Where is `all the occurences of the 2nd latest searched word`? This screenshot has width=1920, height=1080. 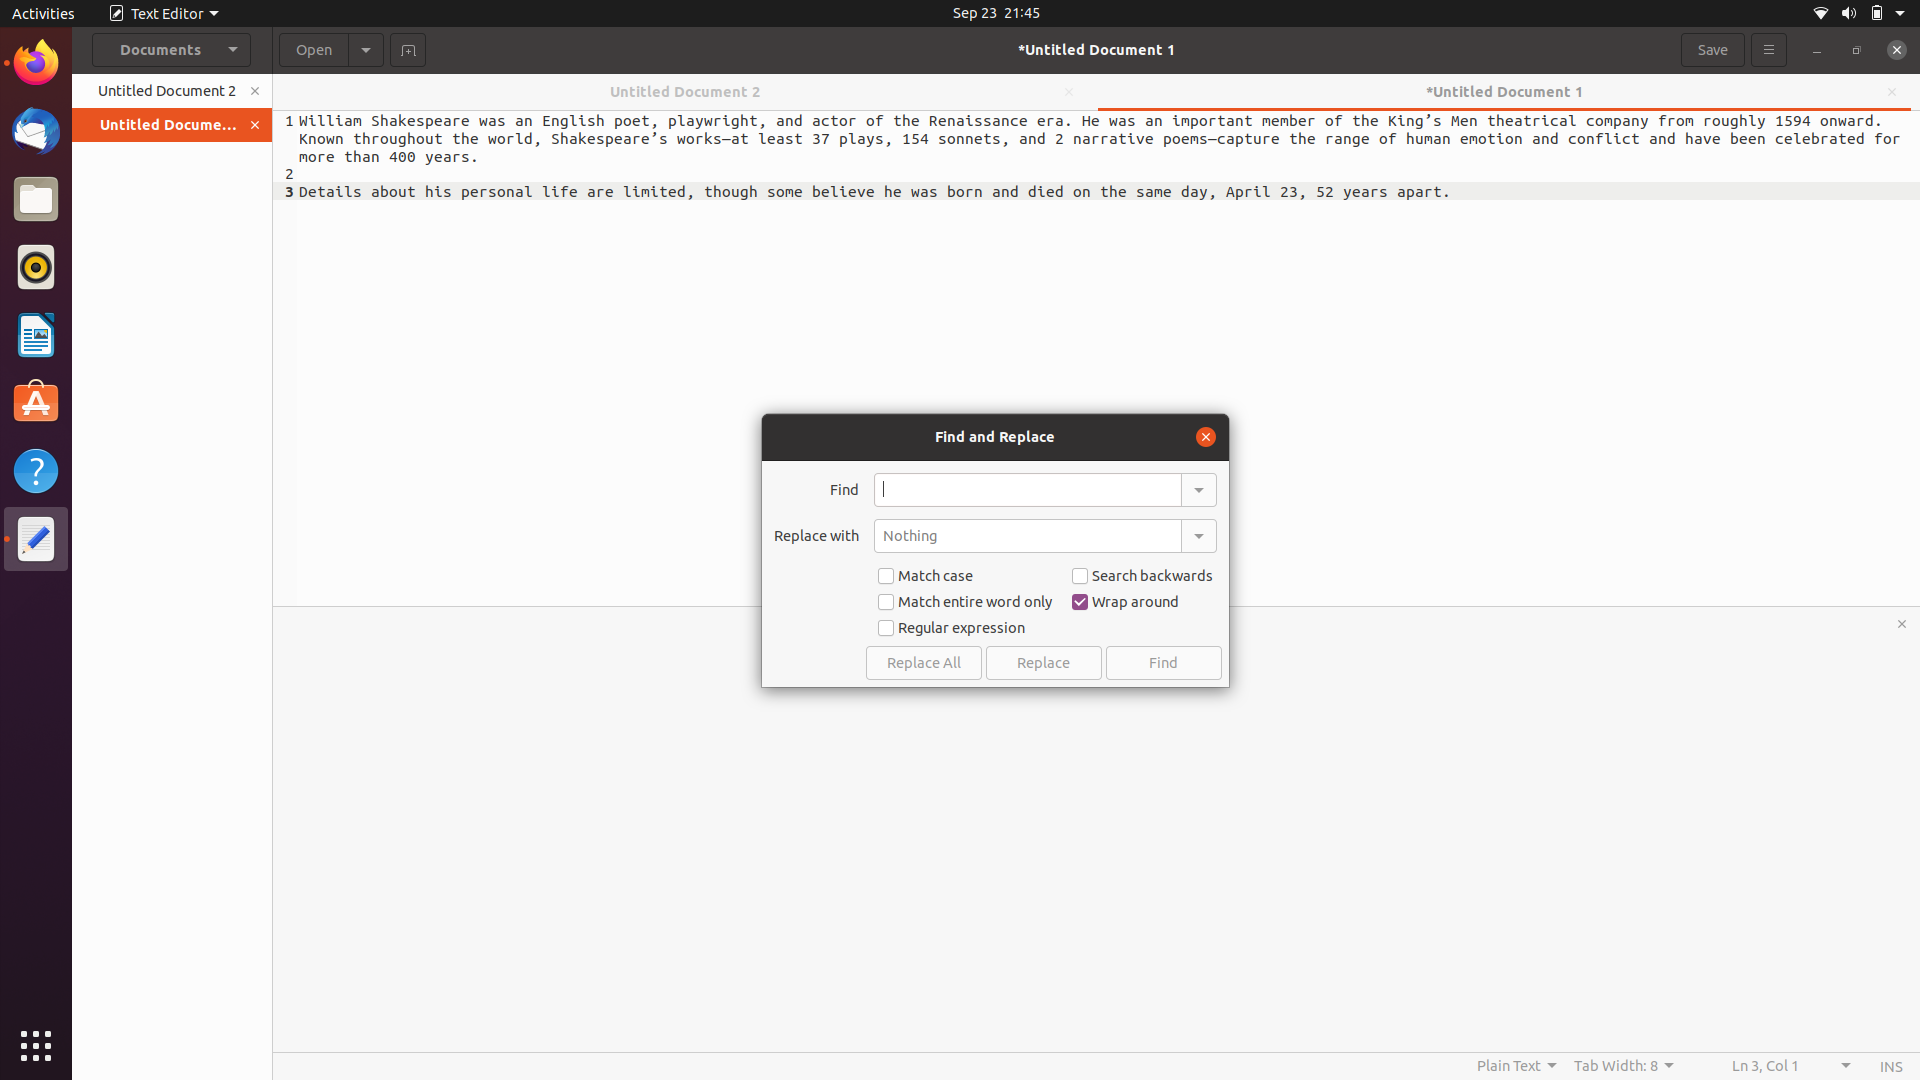 all the occurences of the 2nd latest searched word is located at coordinates (1197, 488).